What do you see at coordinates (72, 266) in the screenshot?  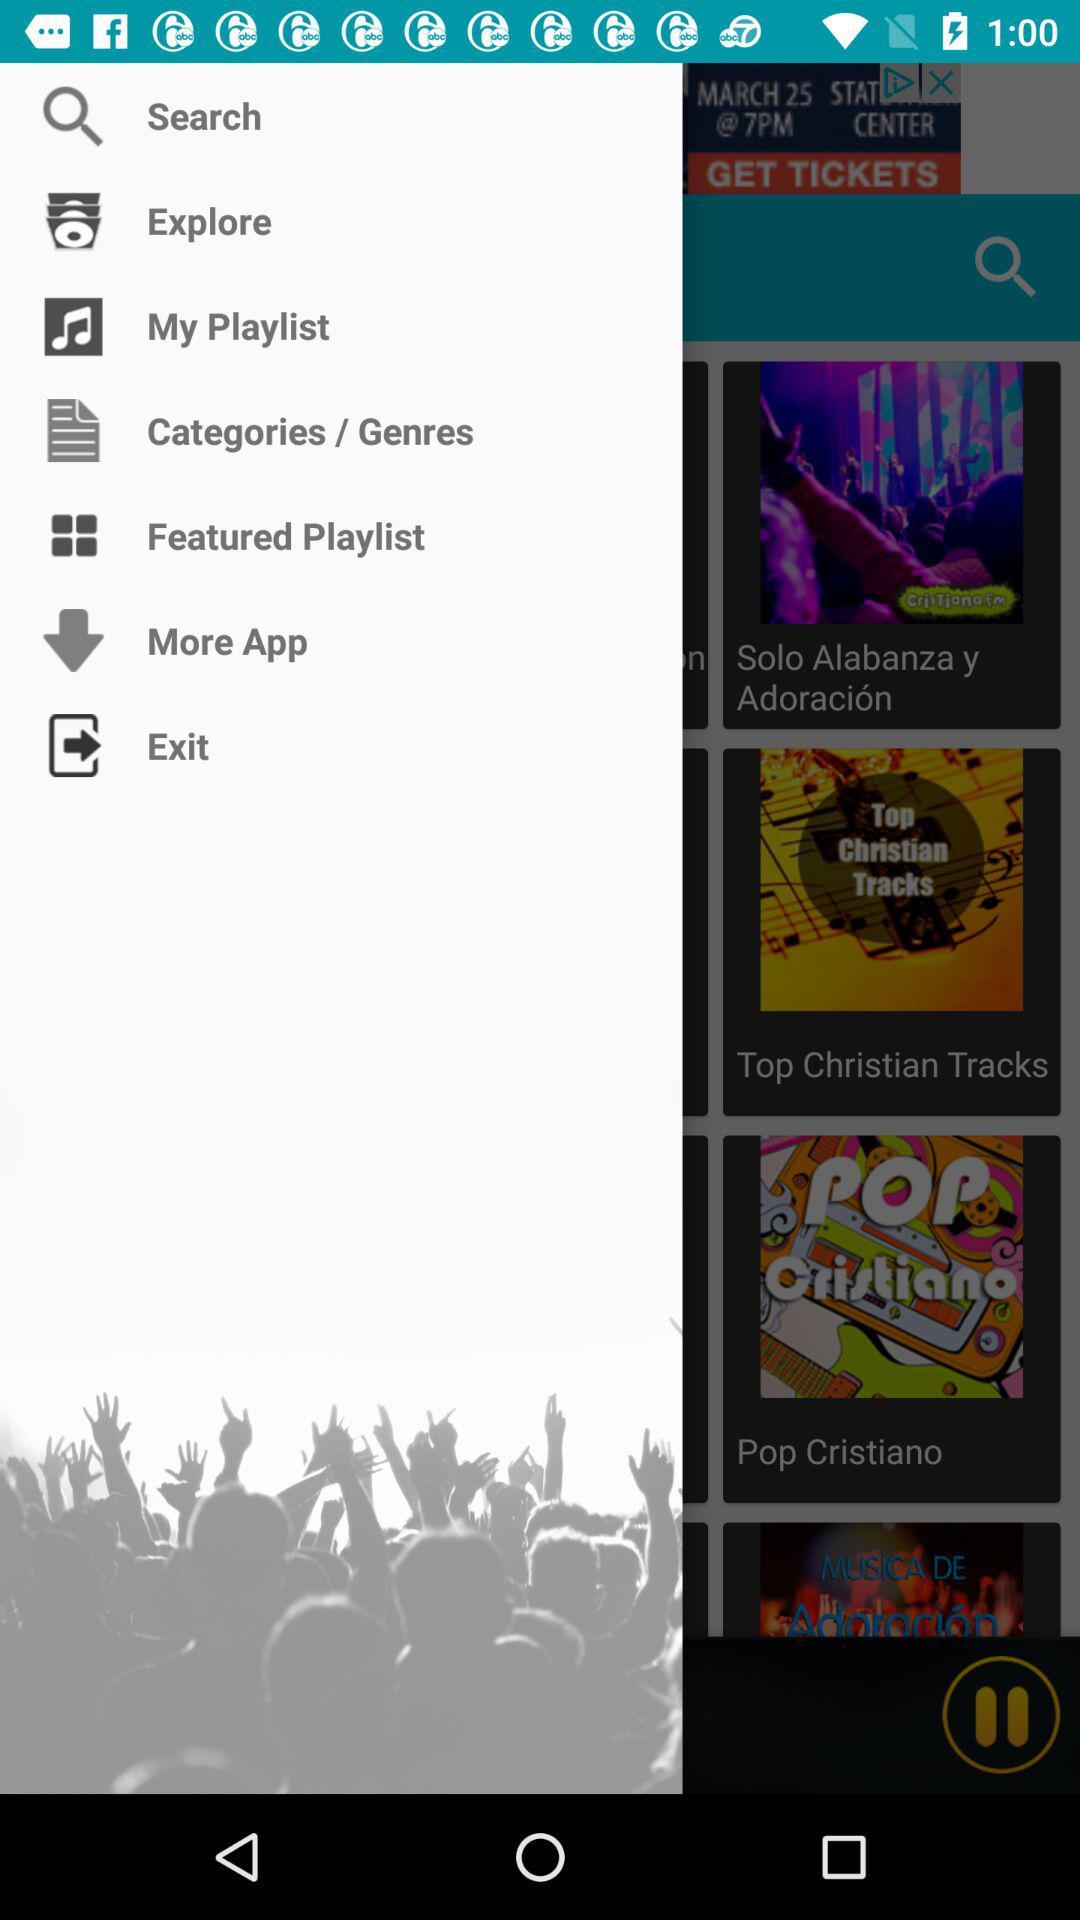 I see `games playing options` at bounding box center [72, 266].